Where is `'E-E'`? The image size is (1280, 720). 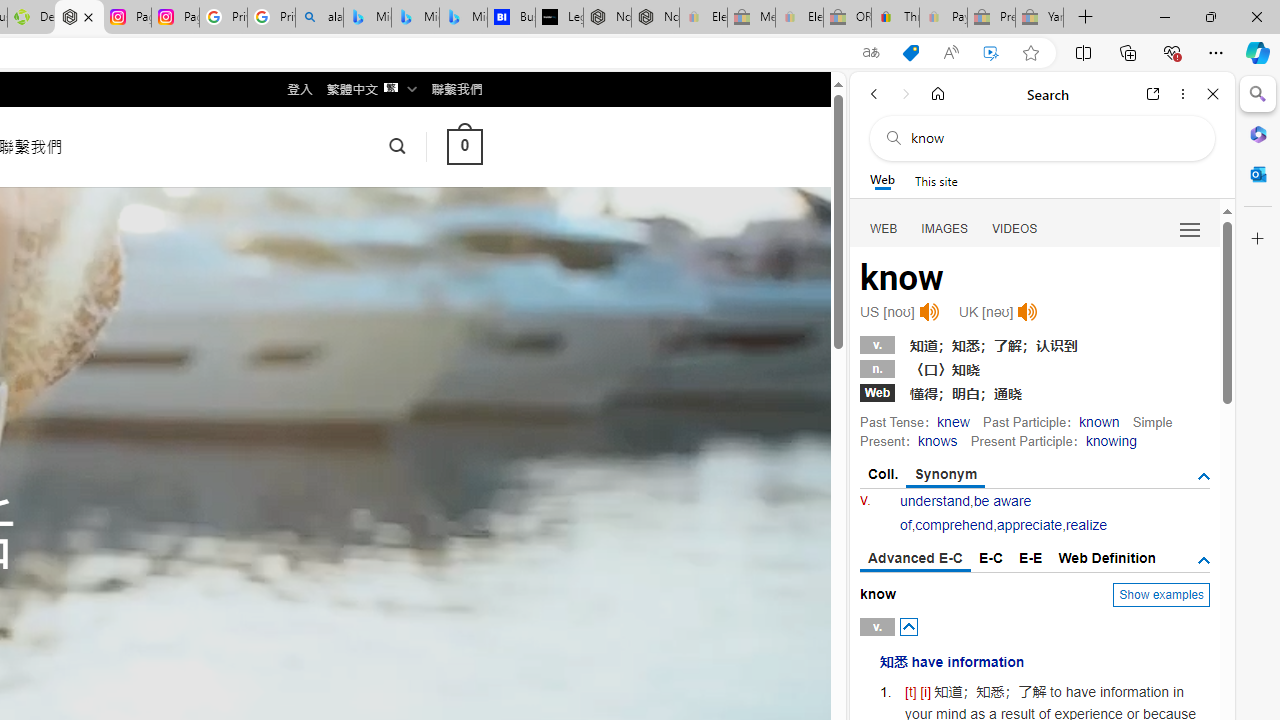 'E-E' is located at coordinates (1031, 558).